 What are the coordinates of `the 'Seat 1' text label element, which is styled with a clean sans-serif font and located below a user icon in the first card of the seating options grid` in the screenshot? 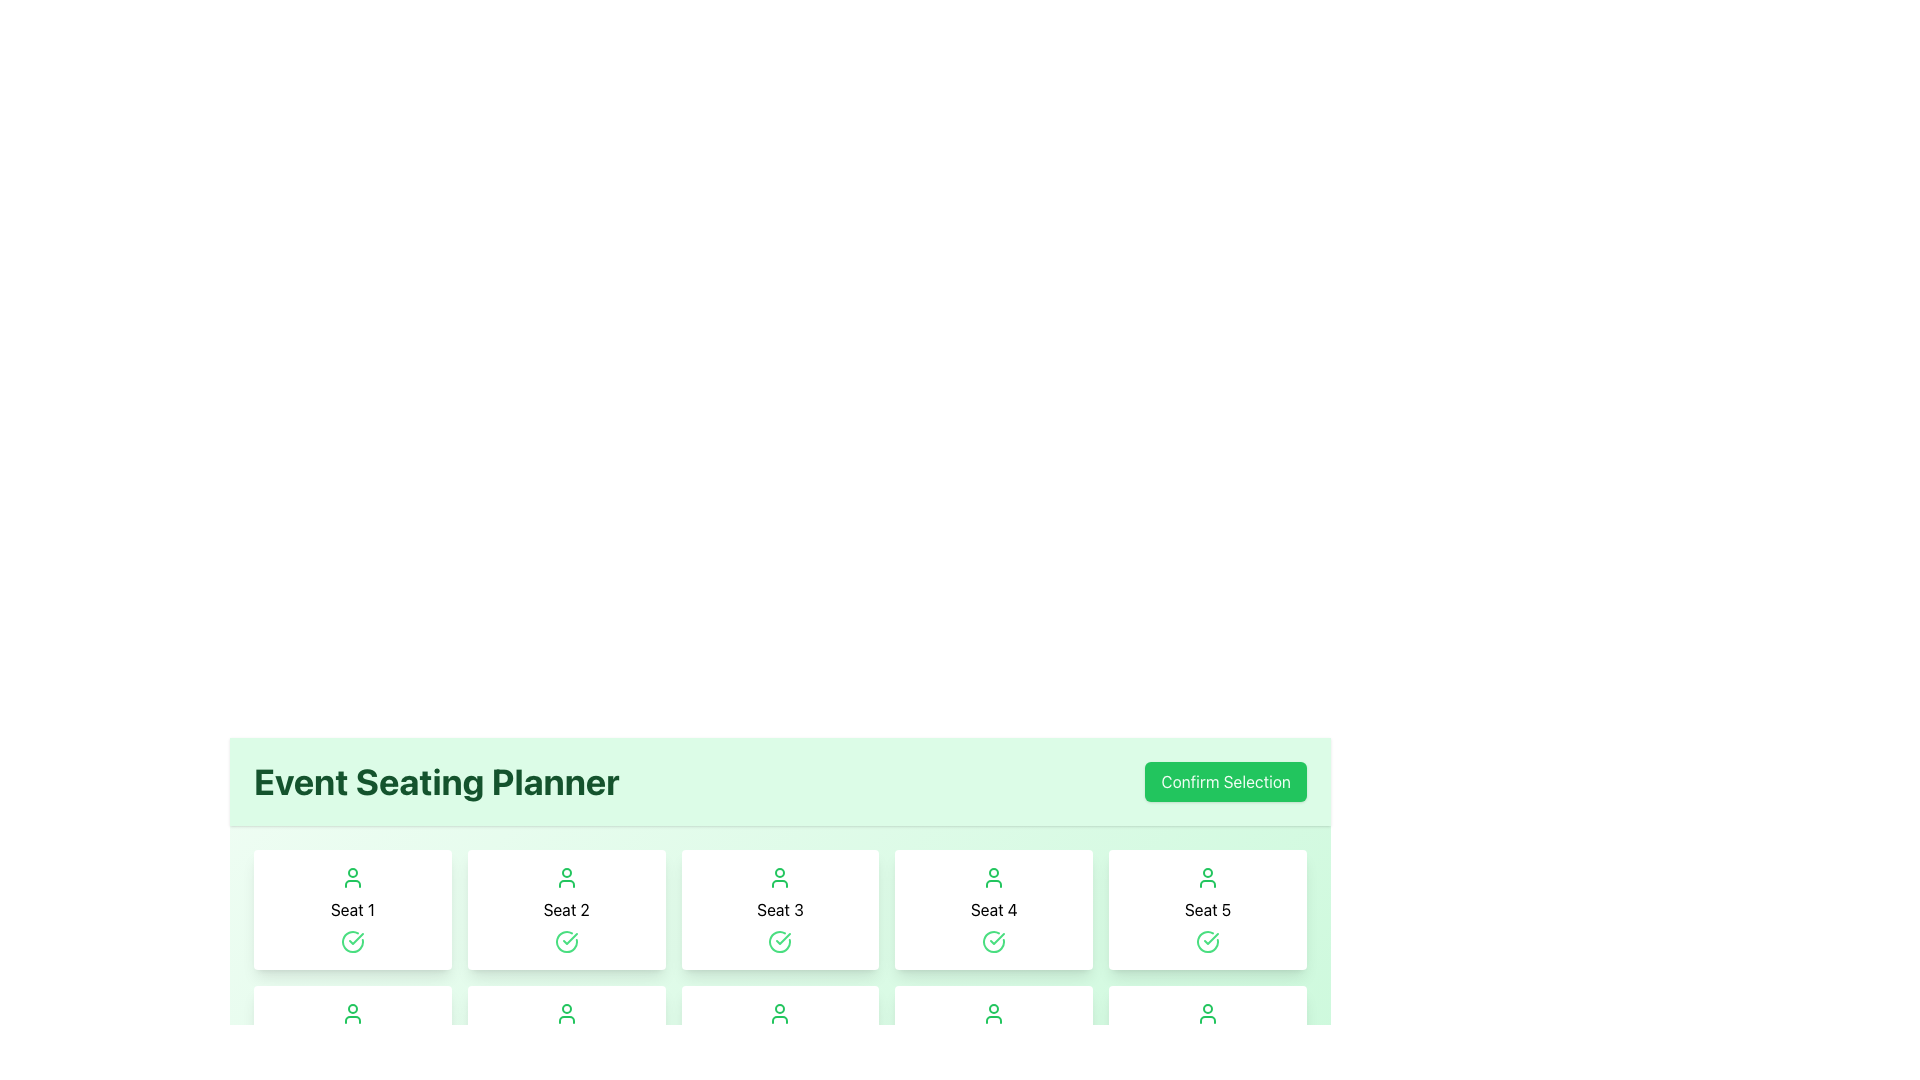 It's located at (352, 910).